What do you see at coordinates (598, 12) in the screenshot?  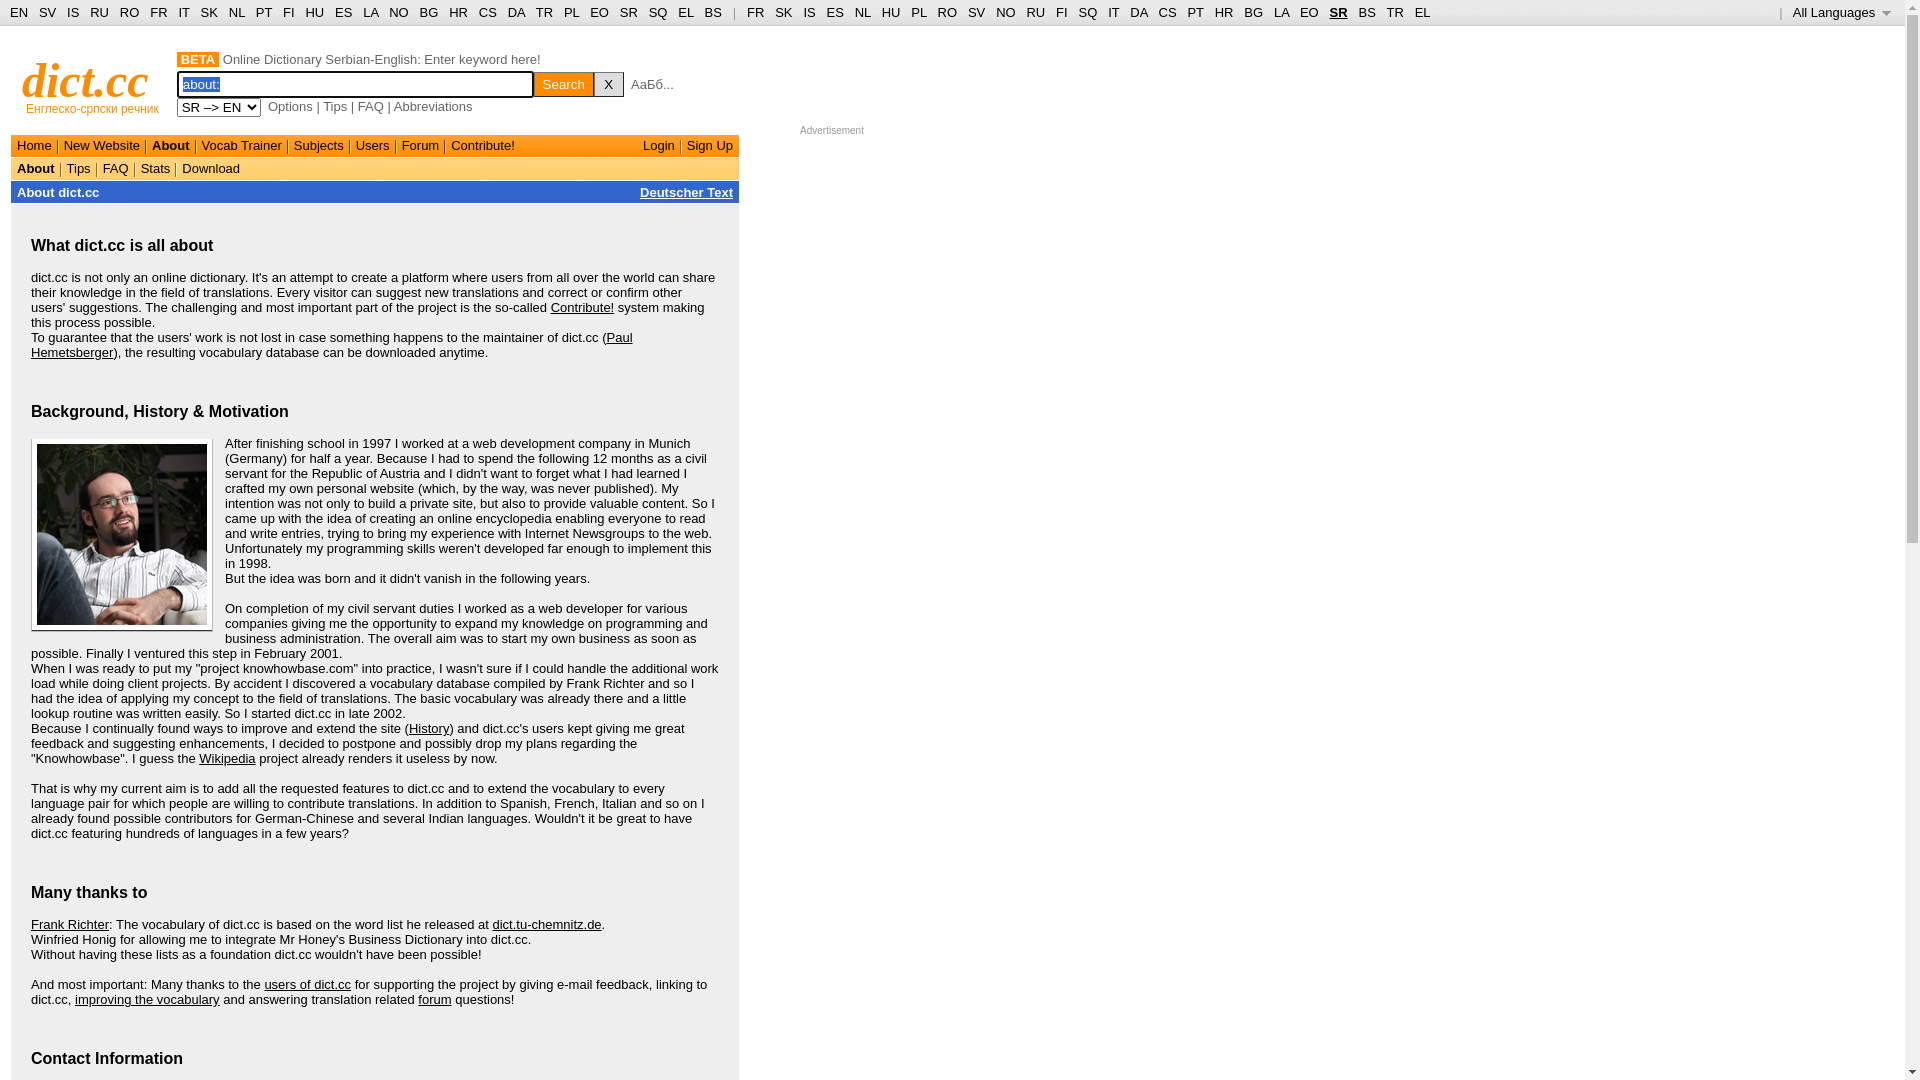 I see `'EO'` at bounding box center [598, 12].